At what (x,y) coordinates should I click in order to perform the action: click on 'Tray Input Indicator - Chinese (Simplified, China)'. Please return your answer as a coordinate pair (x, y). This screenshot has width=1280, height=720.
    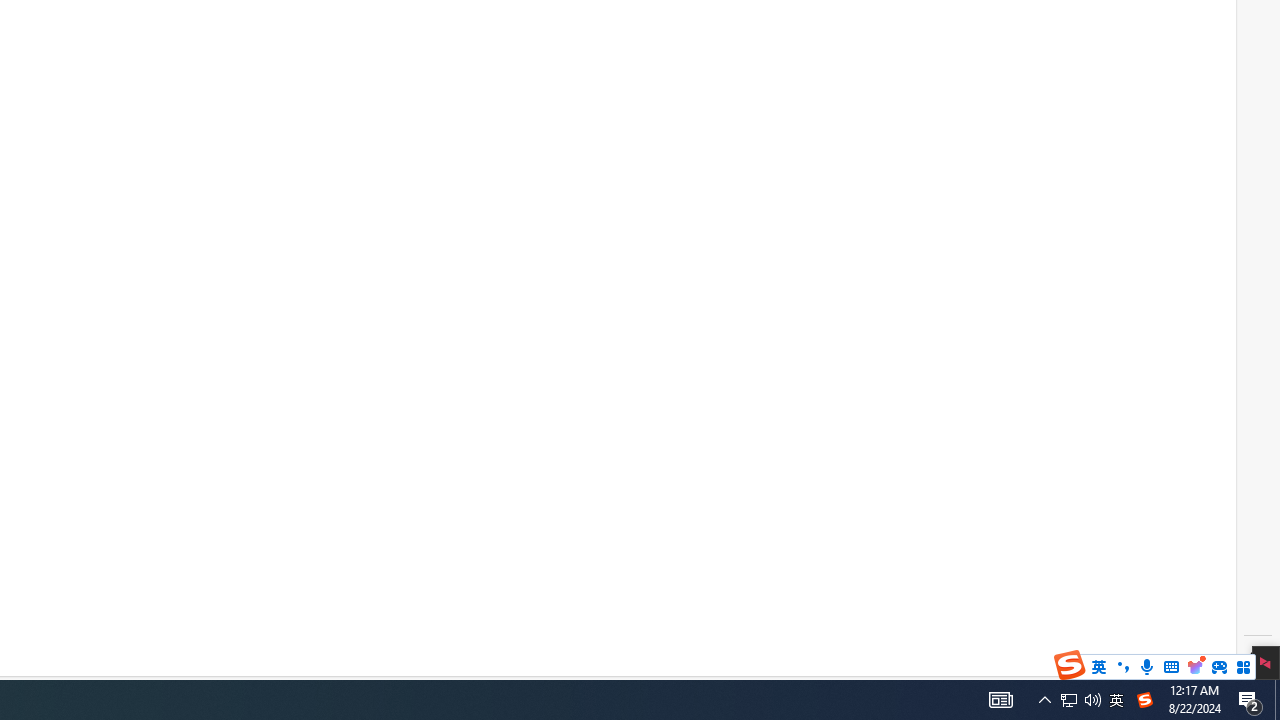
    Looking at the image, I should click on (1068, 698).